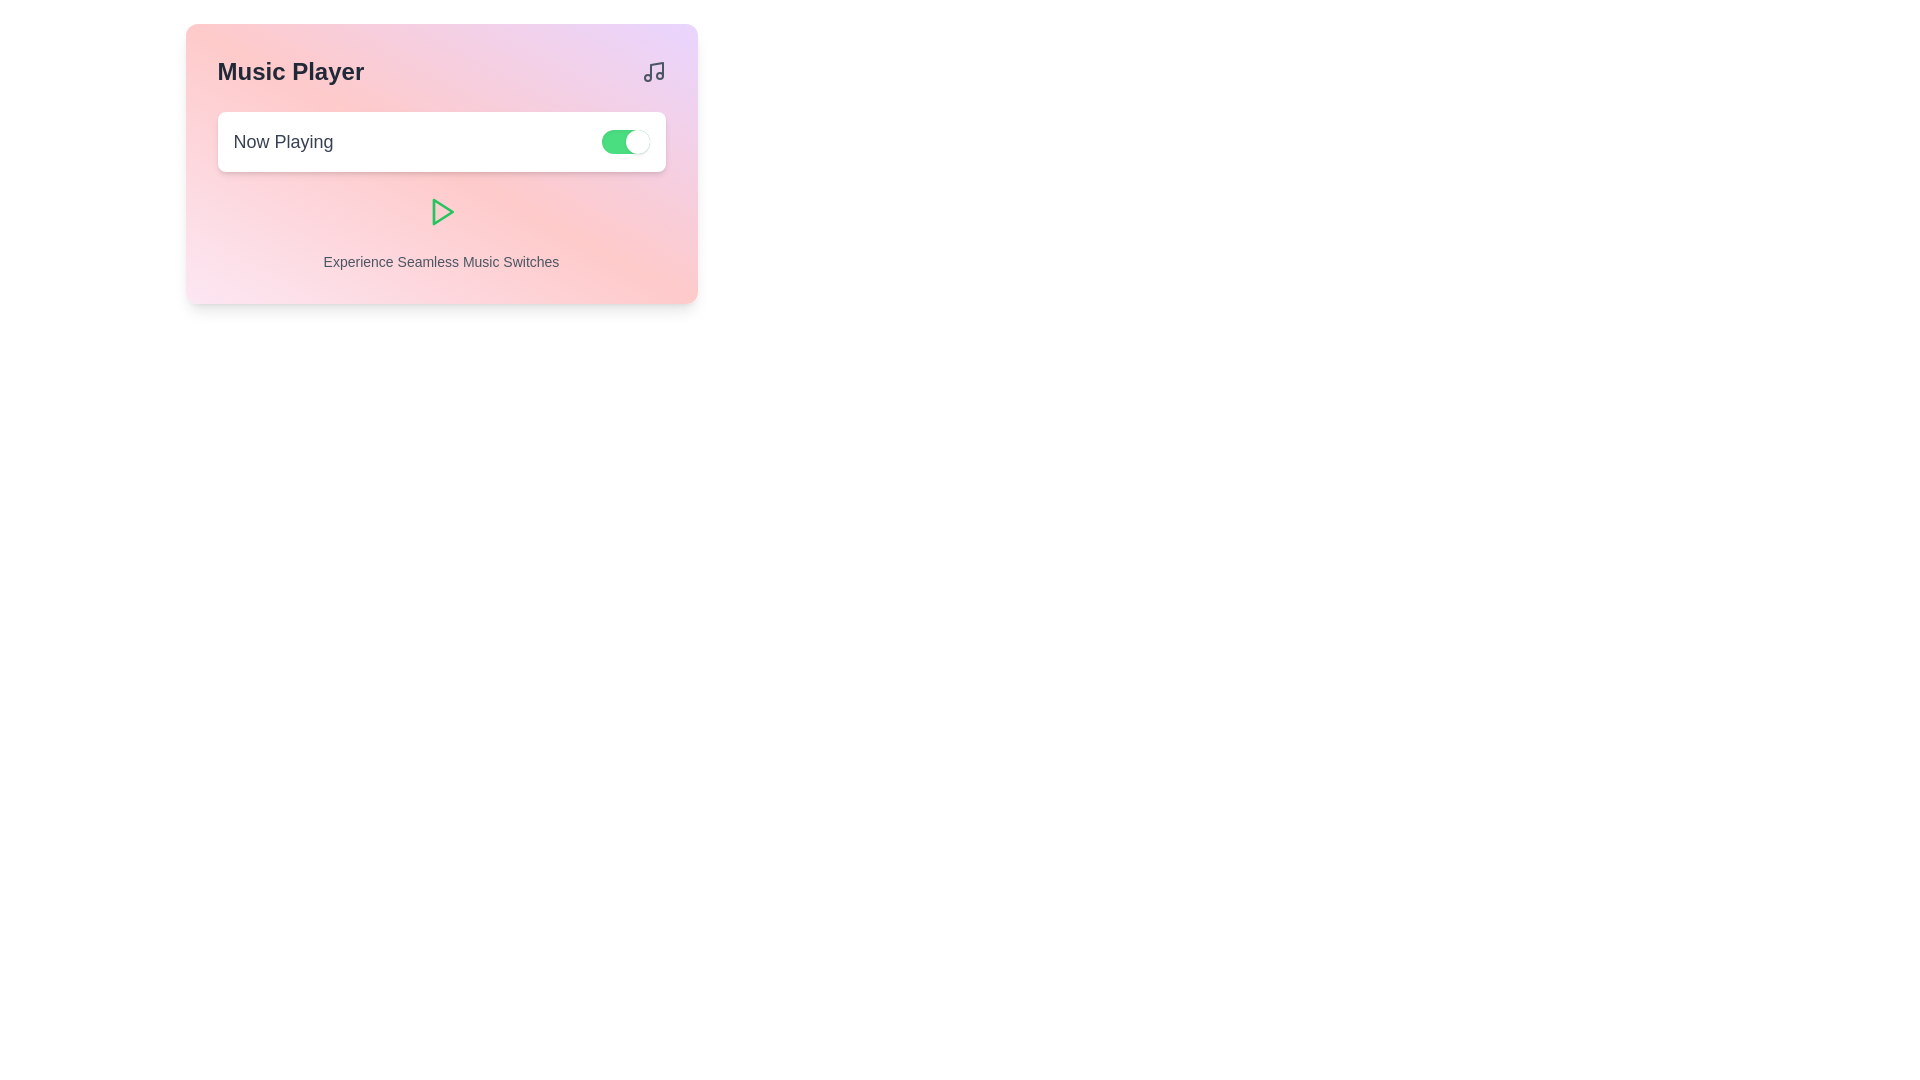  I want to click on the play button located at the center of the music player card, so click(440, 212).